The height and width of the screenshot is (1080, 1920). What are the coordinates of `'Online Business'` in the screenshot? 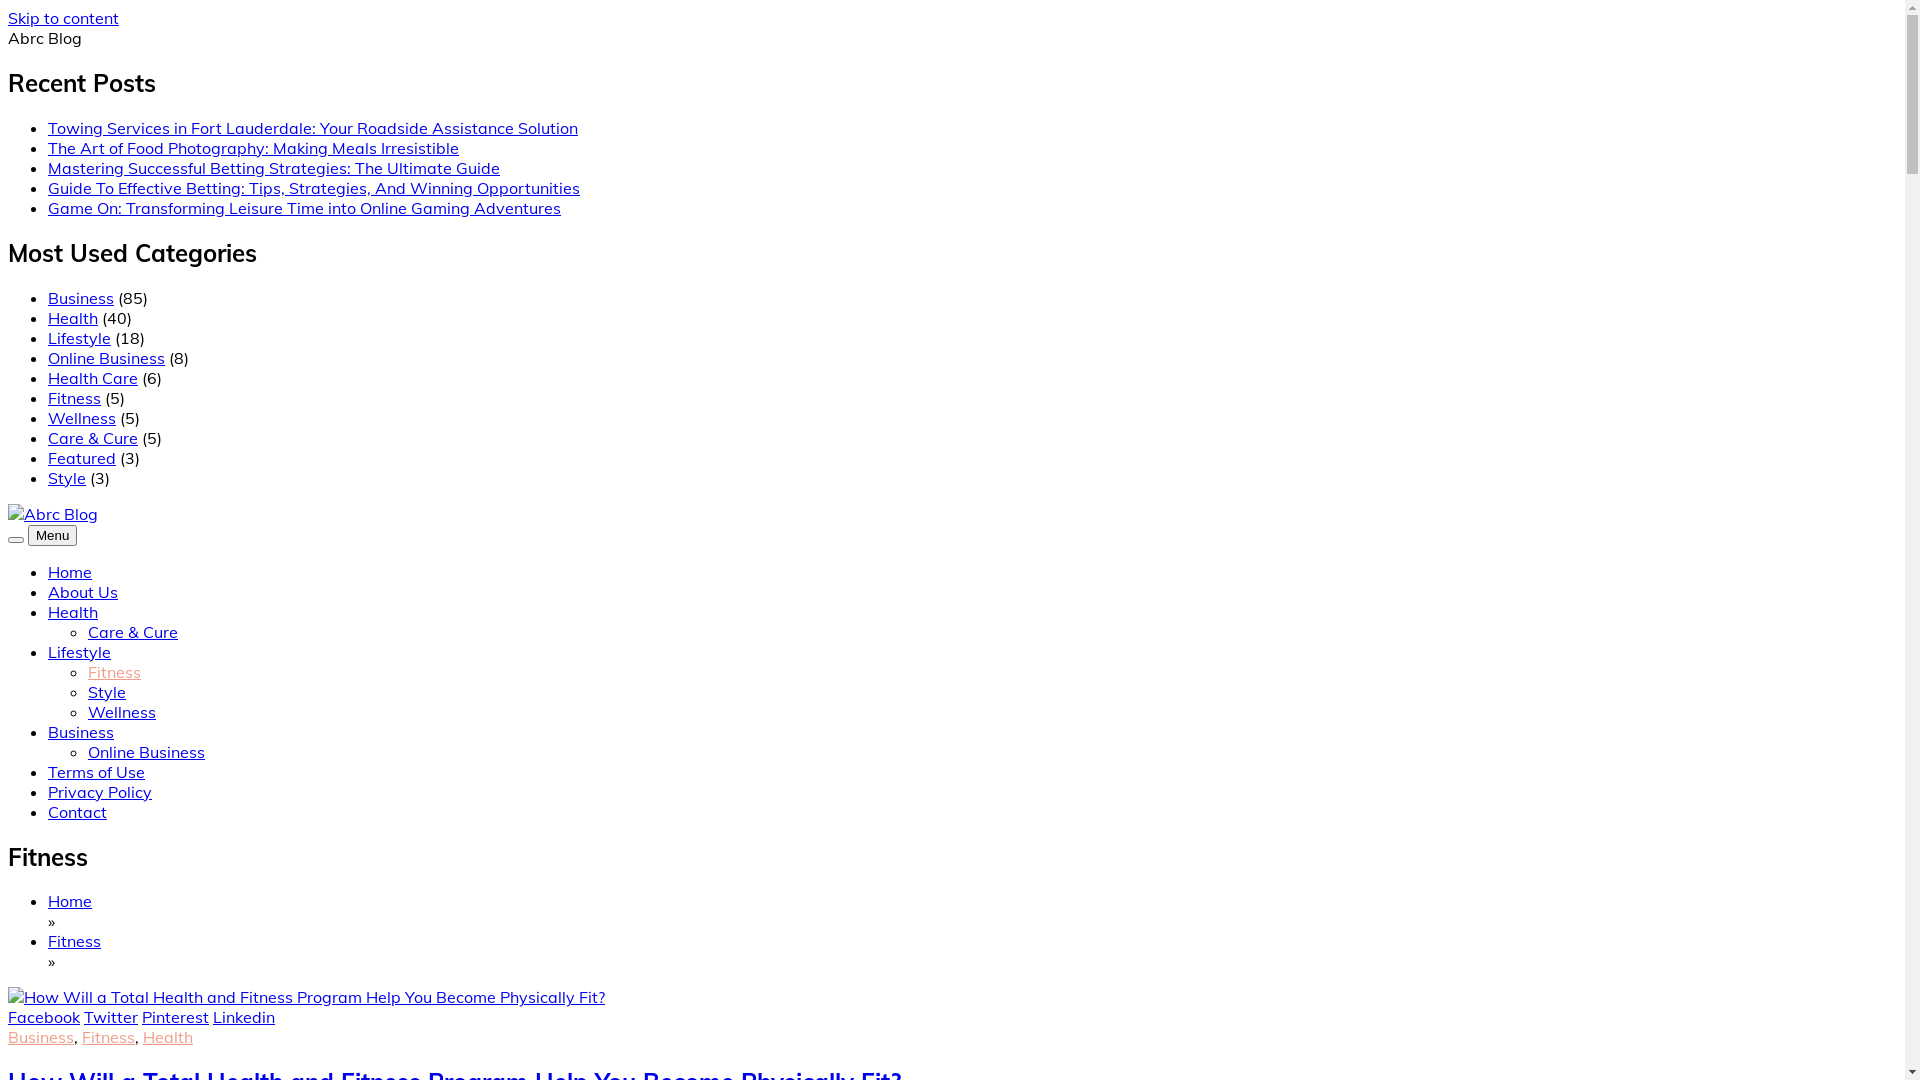 It's located at (105, 357).